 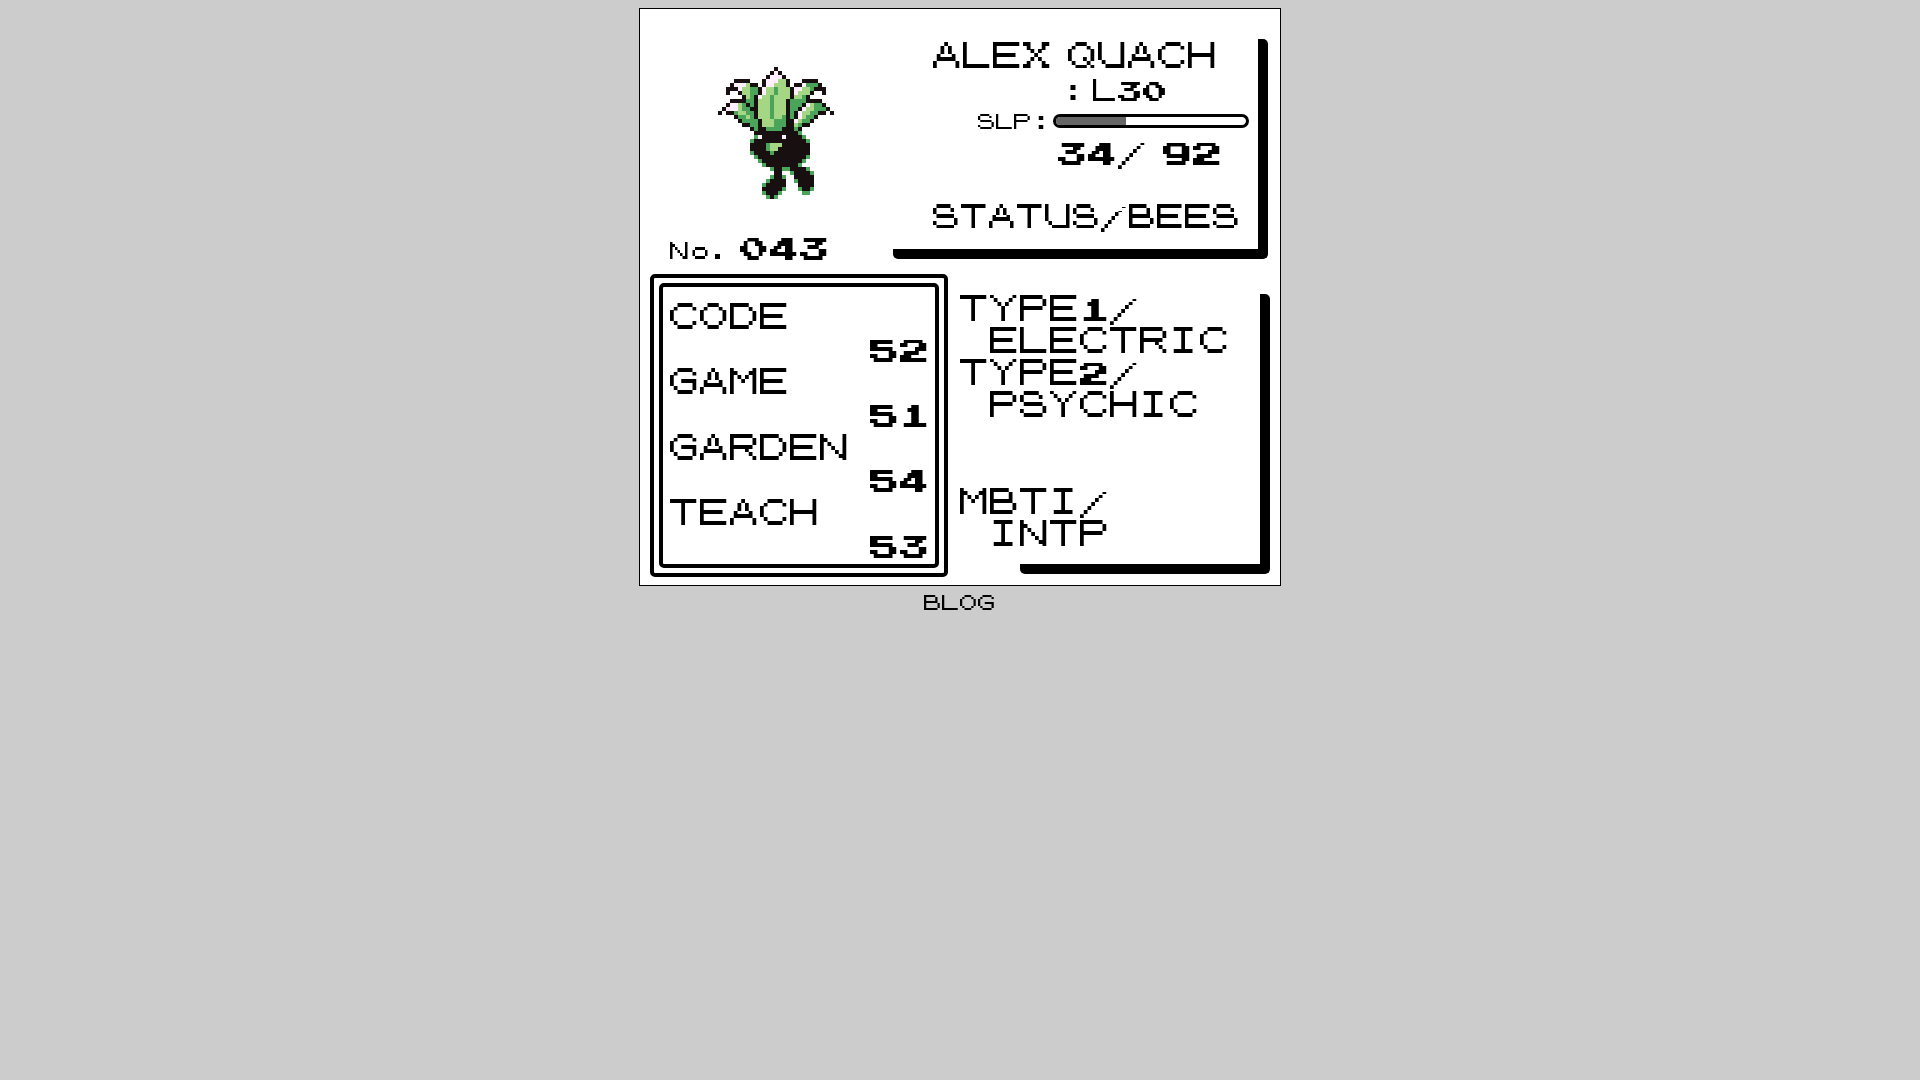 What do you see at coordinates (960, 603) in the screenshot?
I see `'BLOG'` at bounding box center [960, 603].